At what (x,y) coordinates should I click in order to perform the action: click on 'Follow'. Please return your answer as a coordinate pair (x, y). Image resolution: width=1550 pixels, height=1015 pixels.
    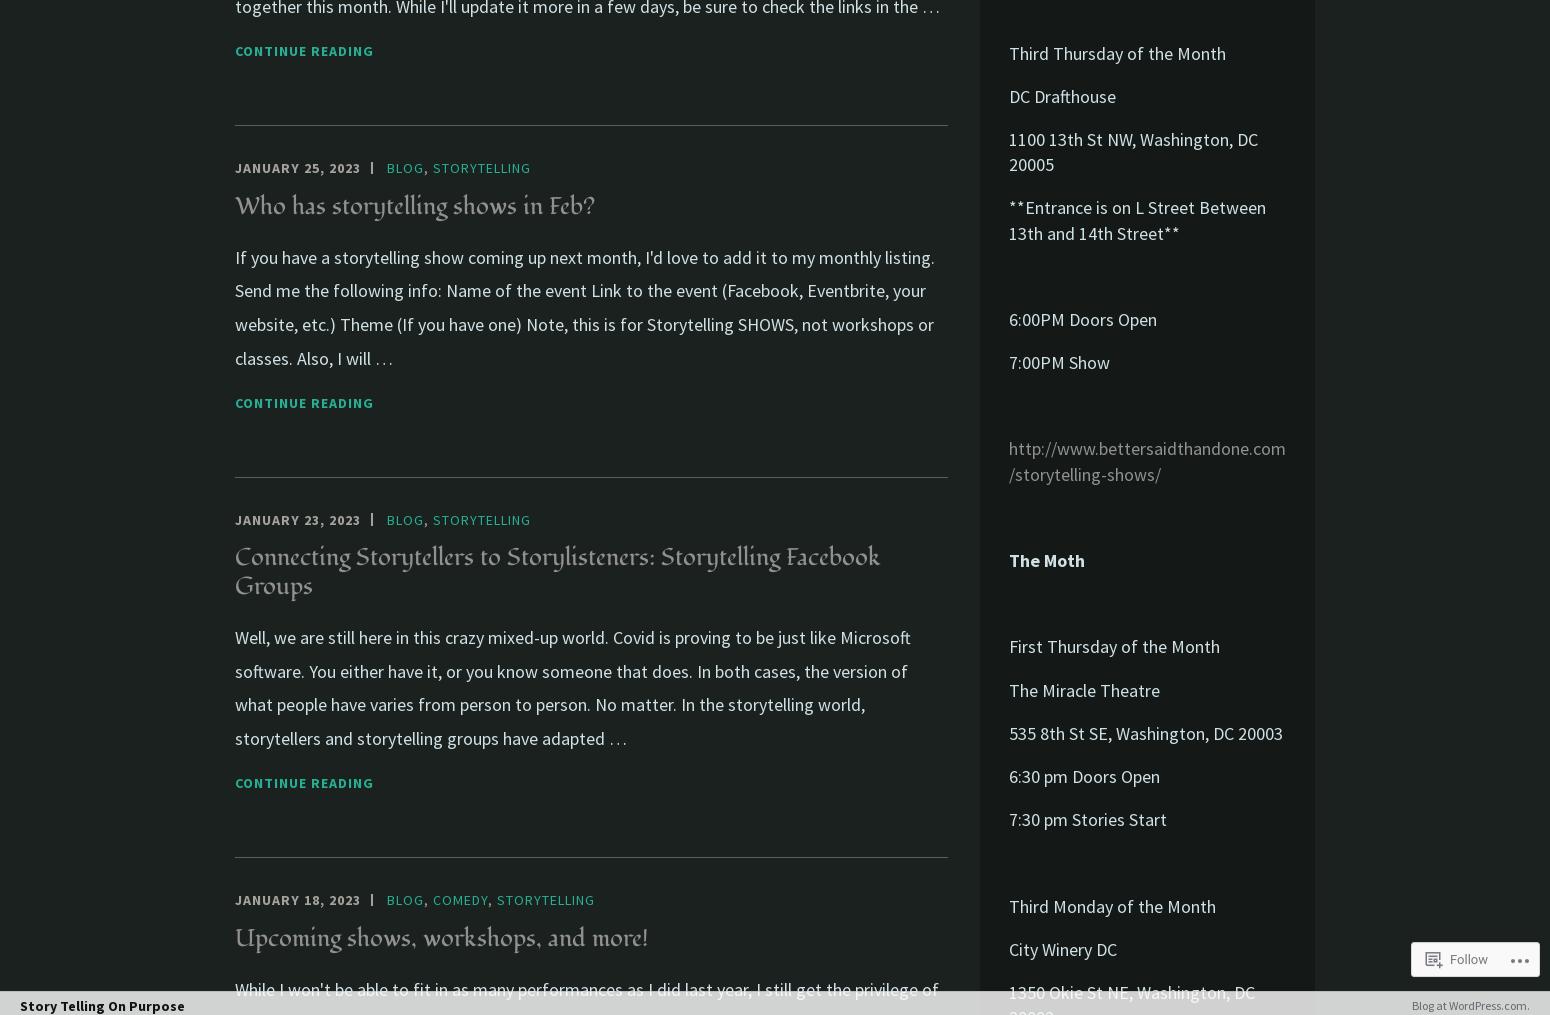
    Looking at the image, I should click on (1467, 957).